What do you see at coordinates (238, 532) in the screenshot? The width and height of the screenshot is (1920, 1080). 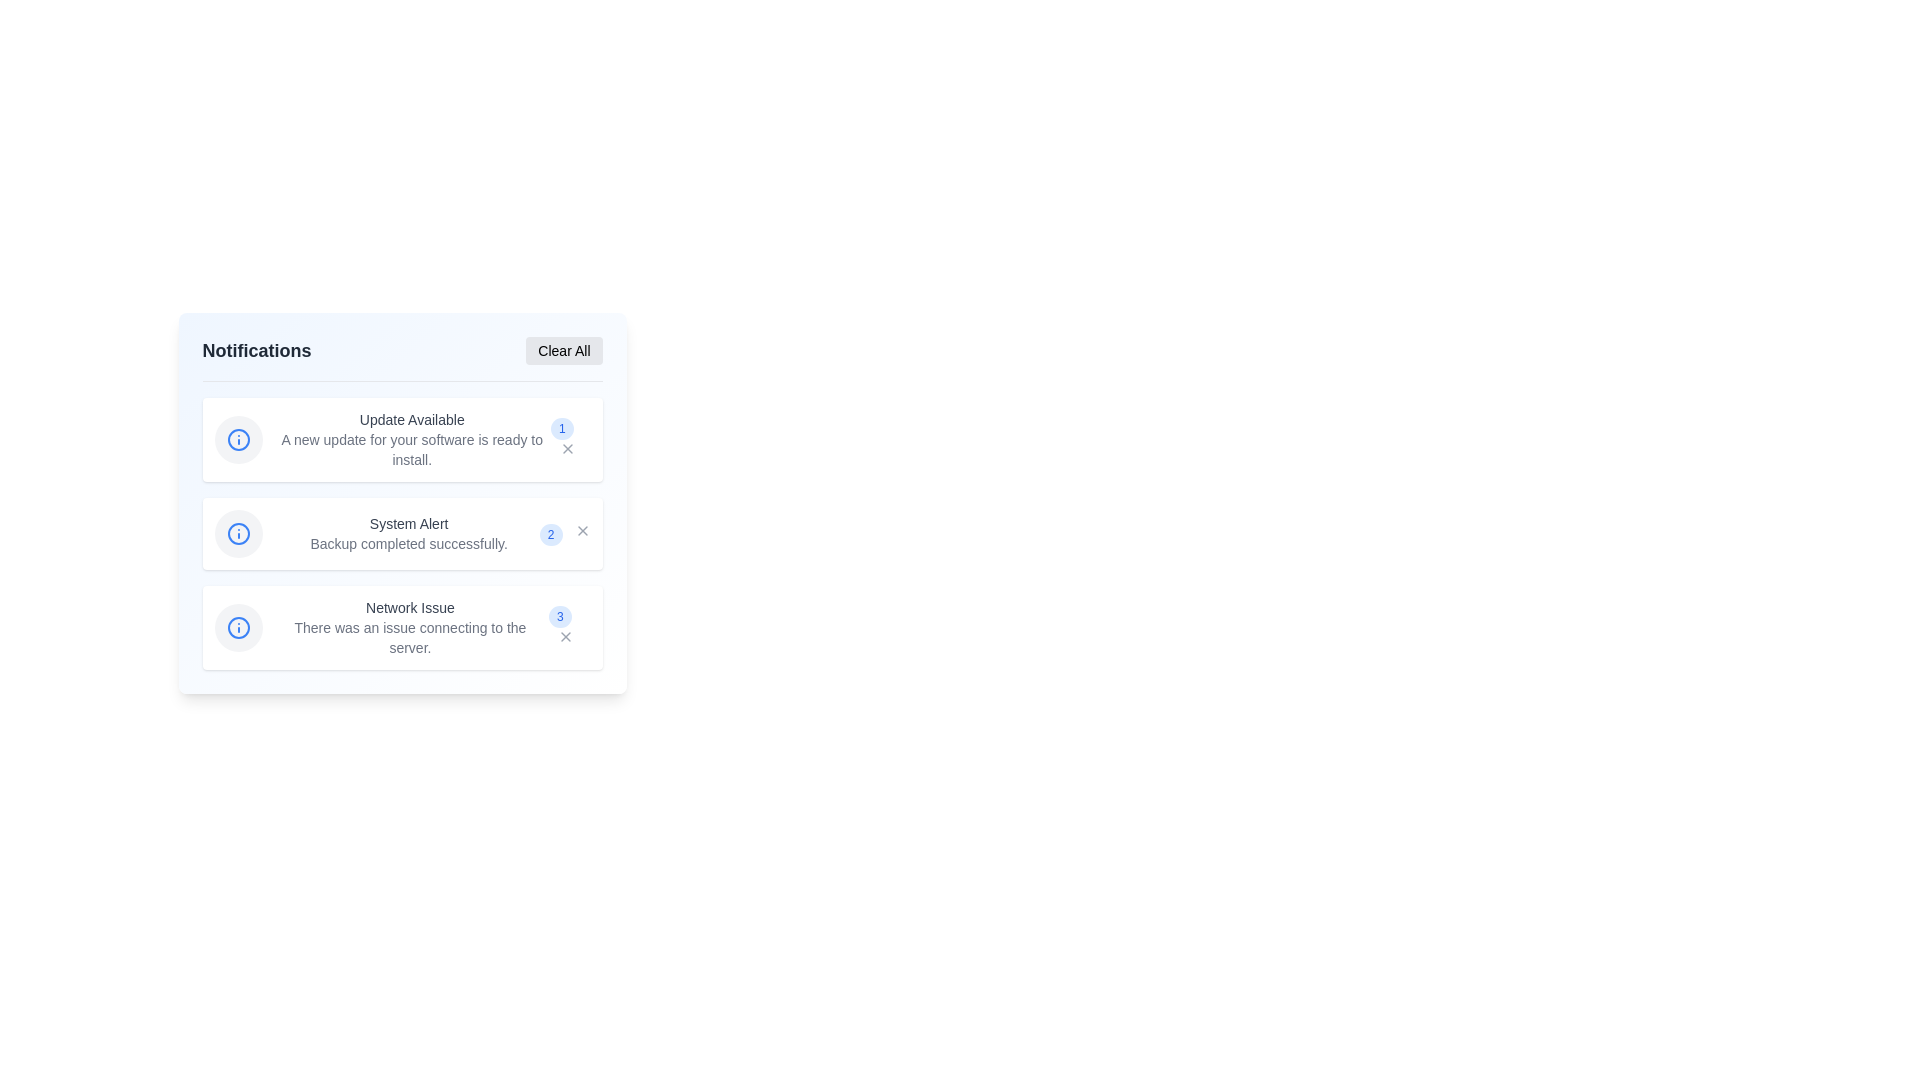 I see `the informational icon indicating 'System Alert', which is positioned at the leftmost side of the notification row, aligned with the title 'System Alert'` at bounding box center [238, 532].